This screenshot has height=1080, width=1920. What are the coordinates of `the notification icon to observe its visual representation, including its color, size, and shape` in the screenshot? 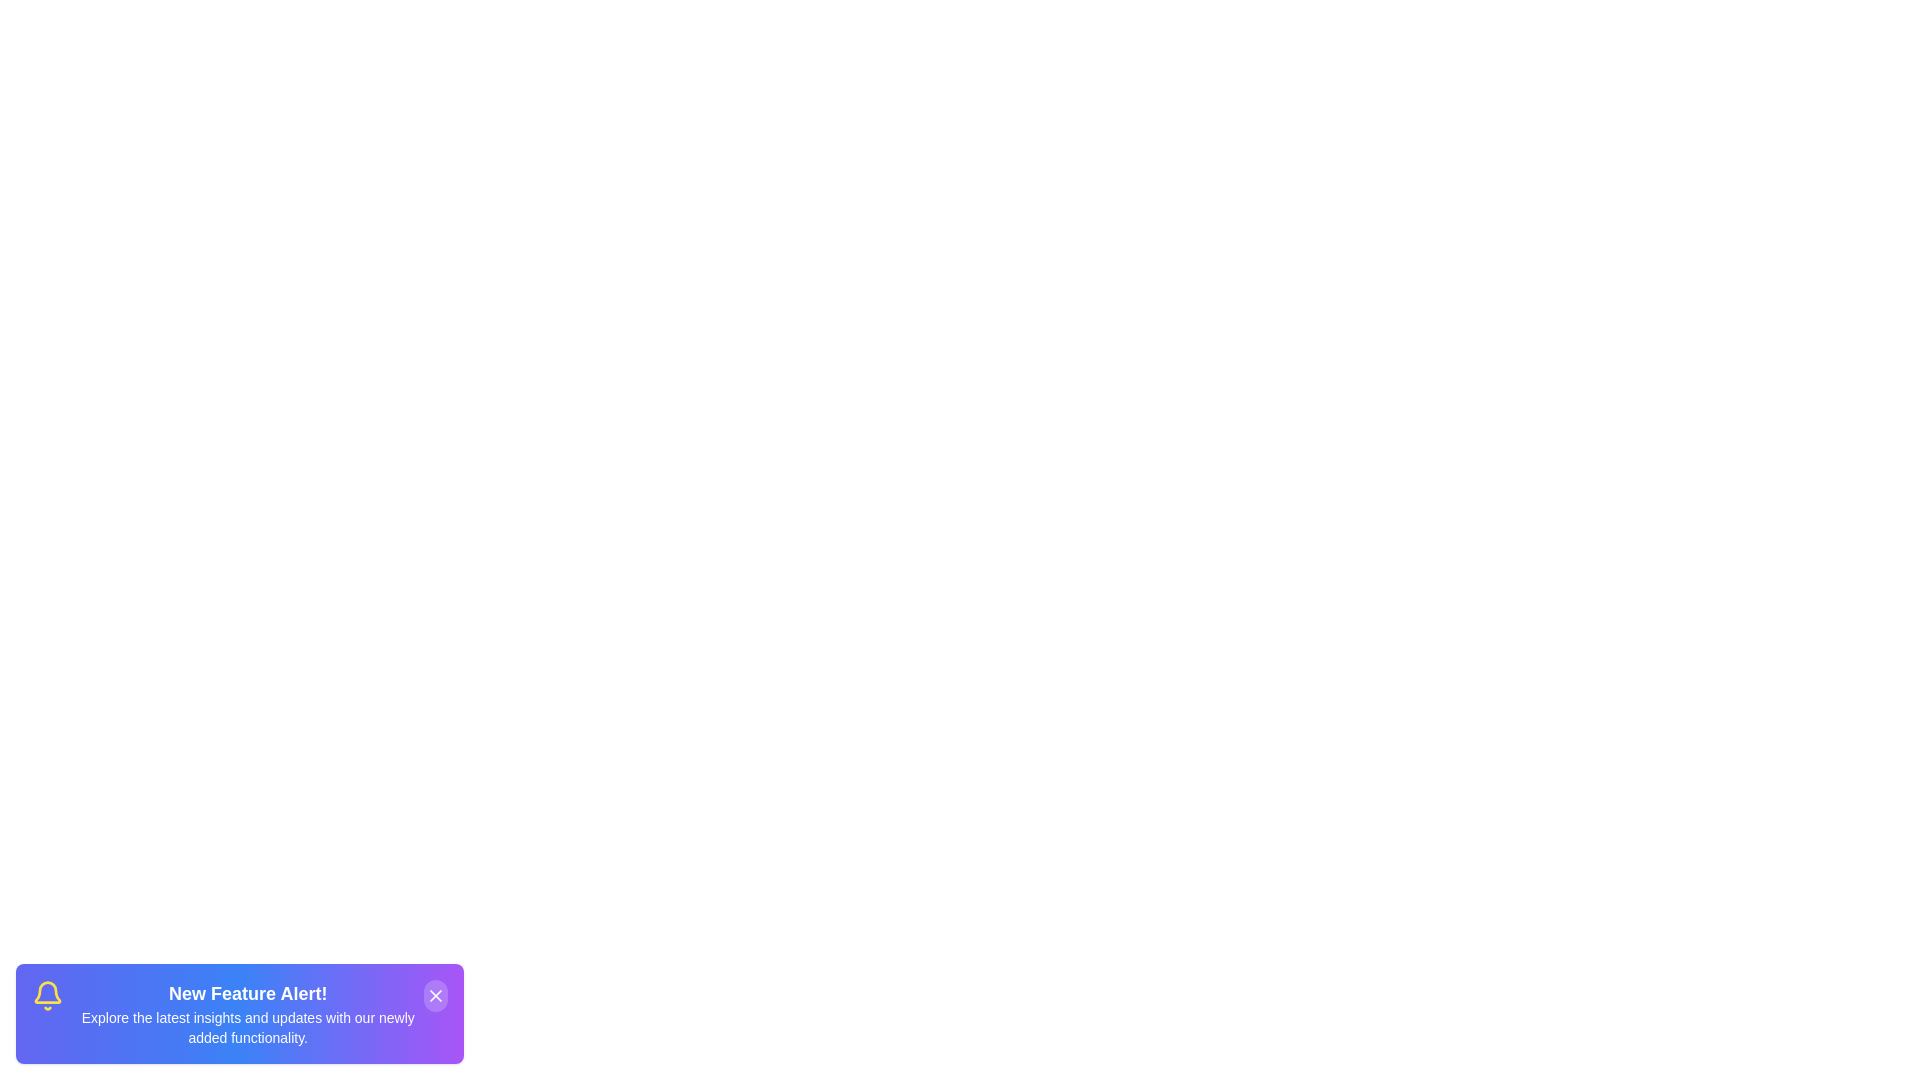 It's located at (48, 995).